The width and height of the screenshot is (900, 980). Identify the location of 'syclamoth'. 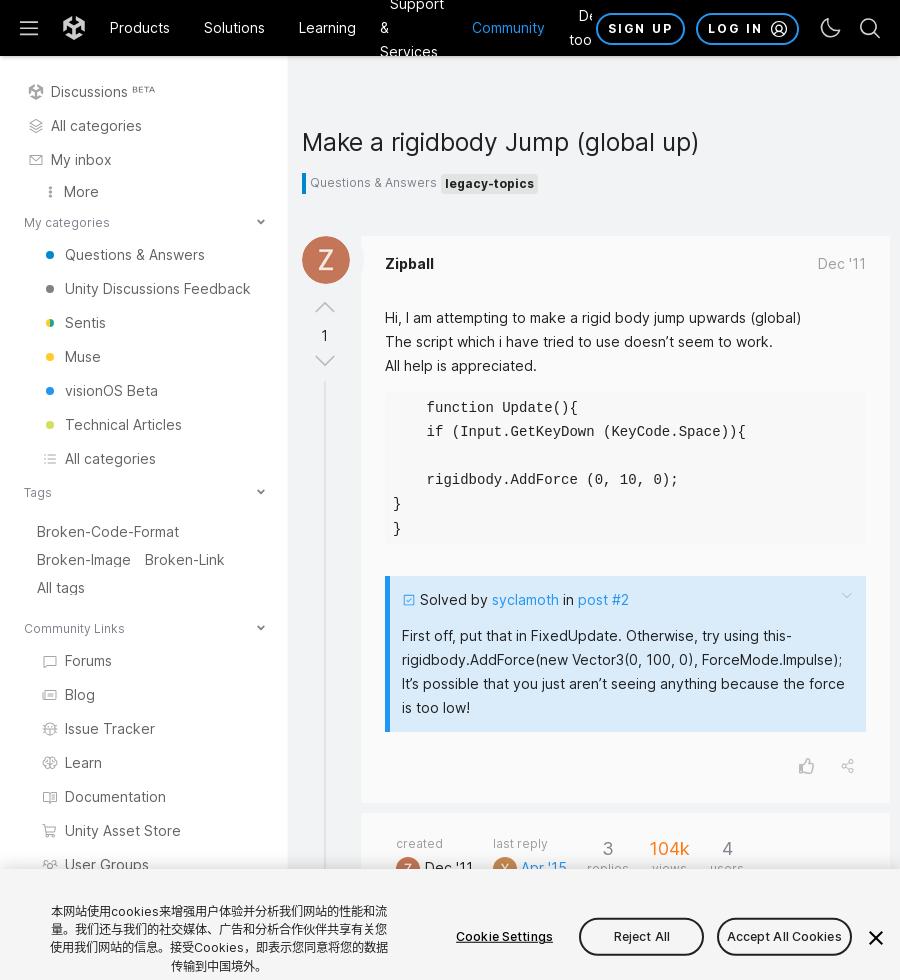
(524, 599).